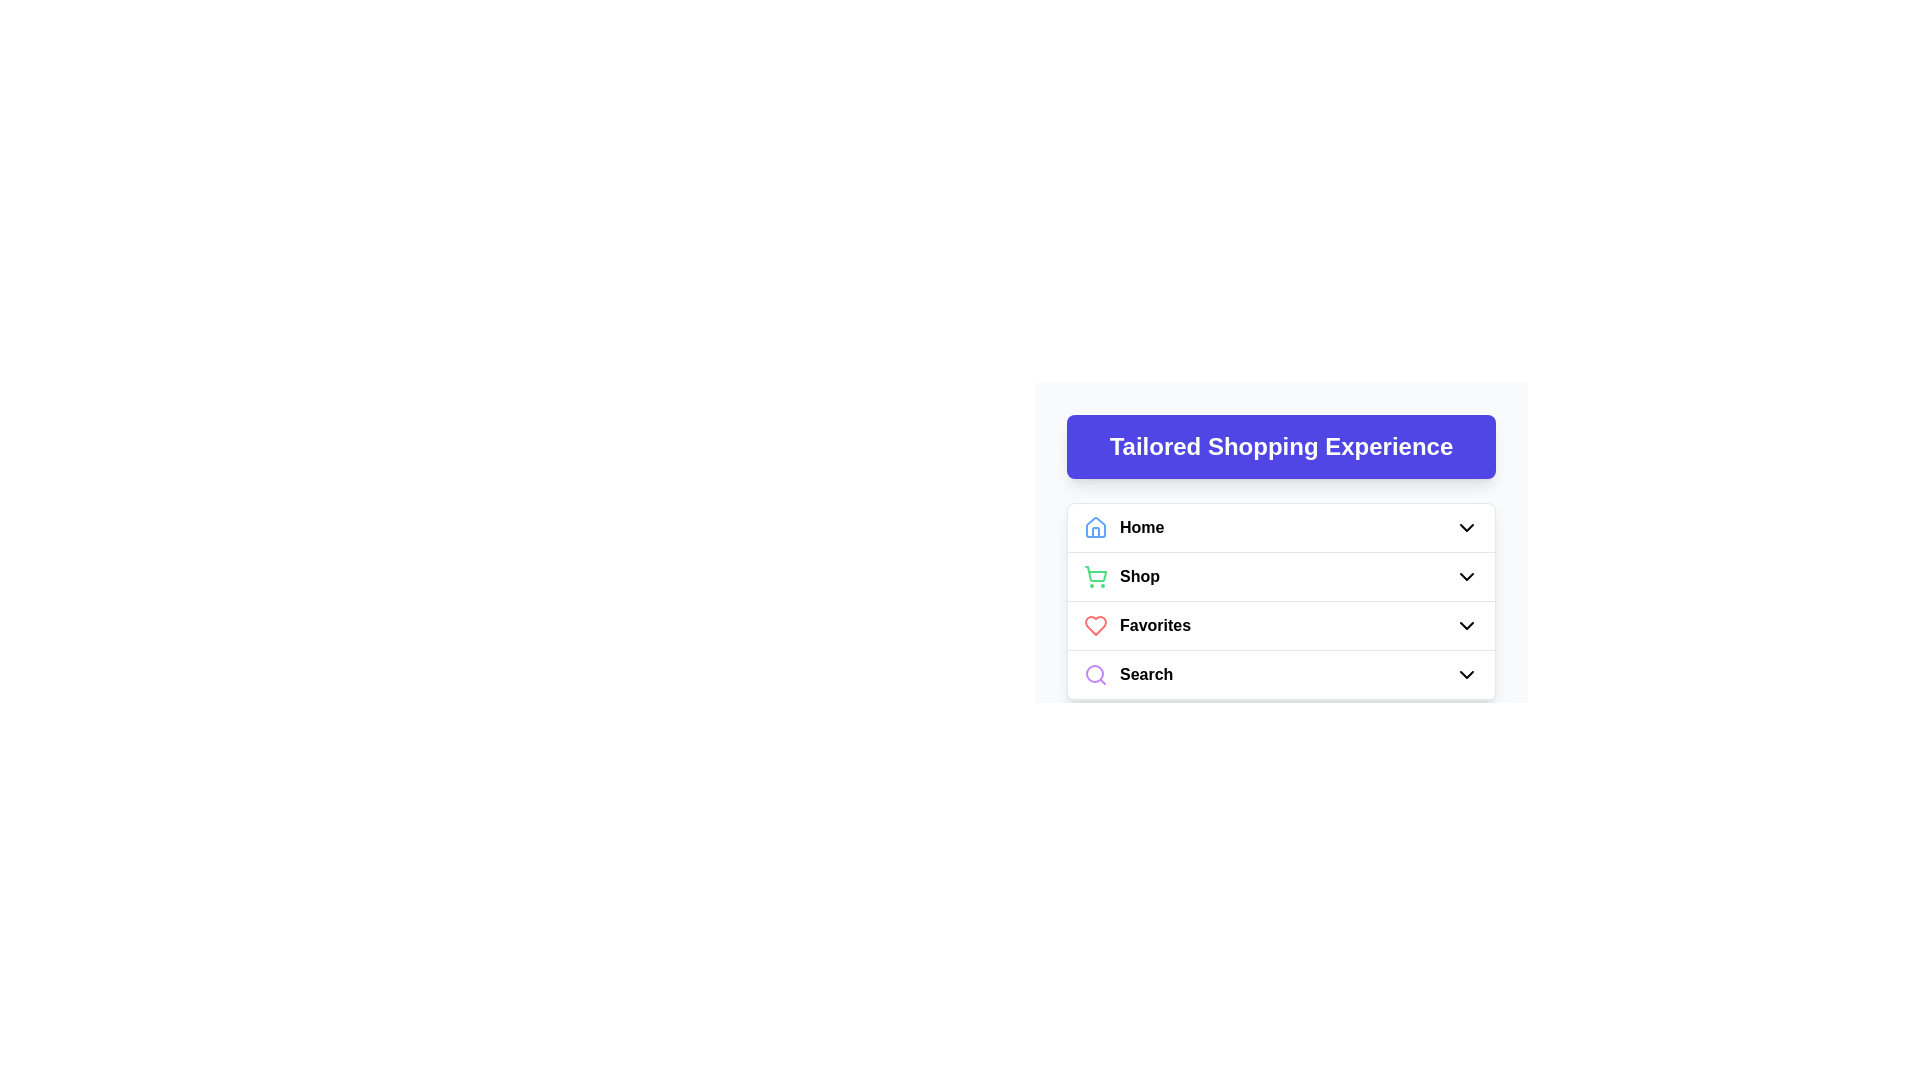 The width and height of the screenshot is (1920, 1080). Describe the element at coordinates (1128, 675) in the screenshot. I see `the 'Search' menu item located under the 'Tailored Shopping Experience' section, which is the fourth item in the list, to observe potential hover effects` at that location.